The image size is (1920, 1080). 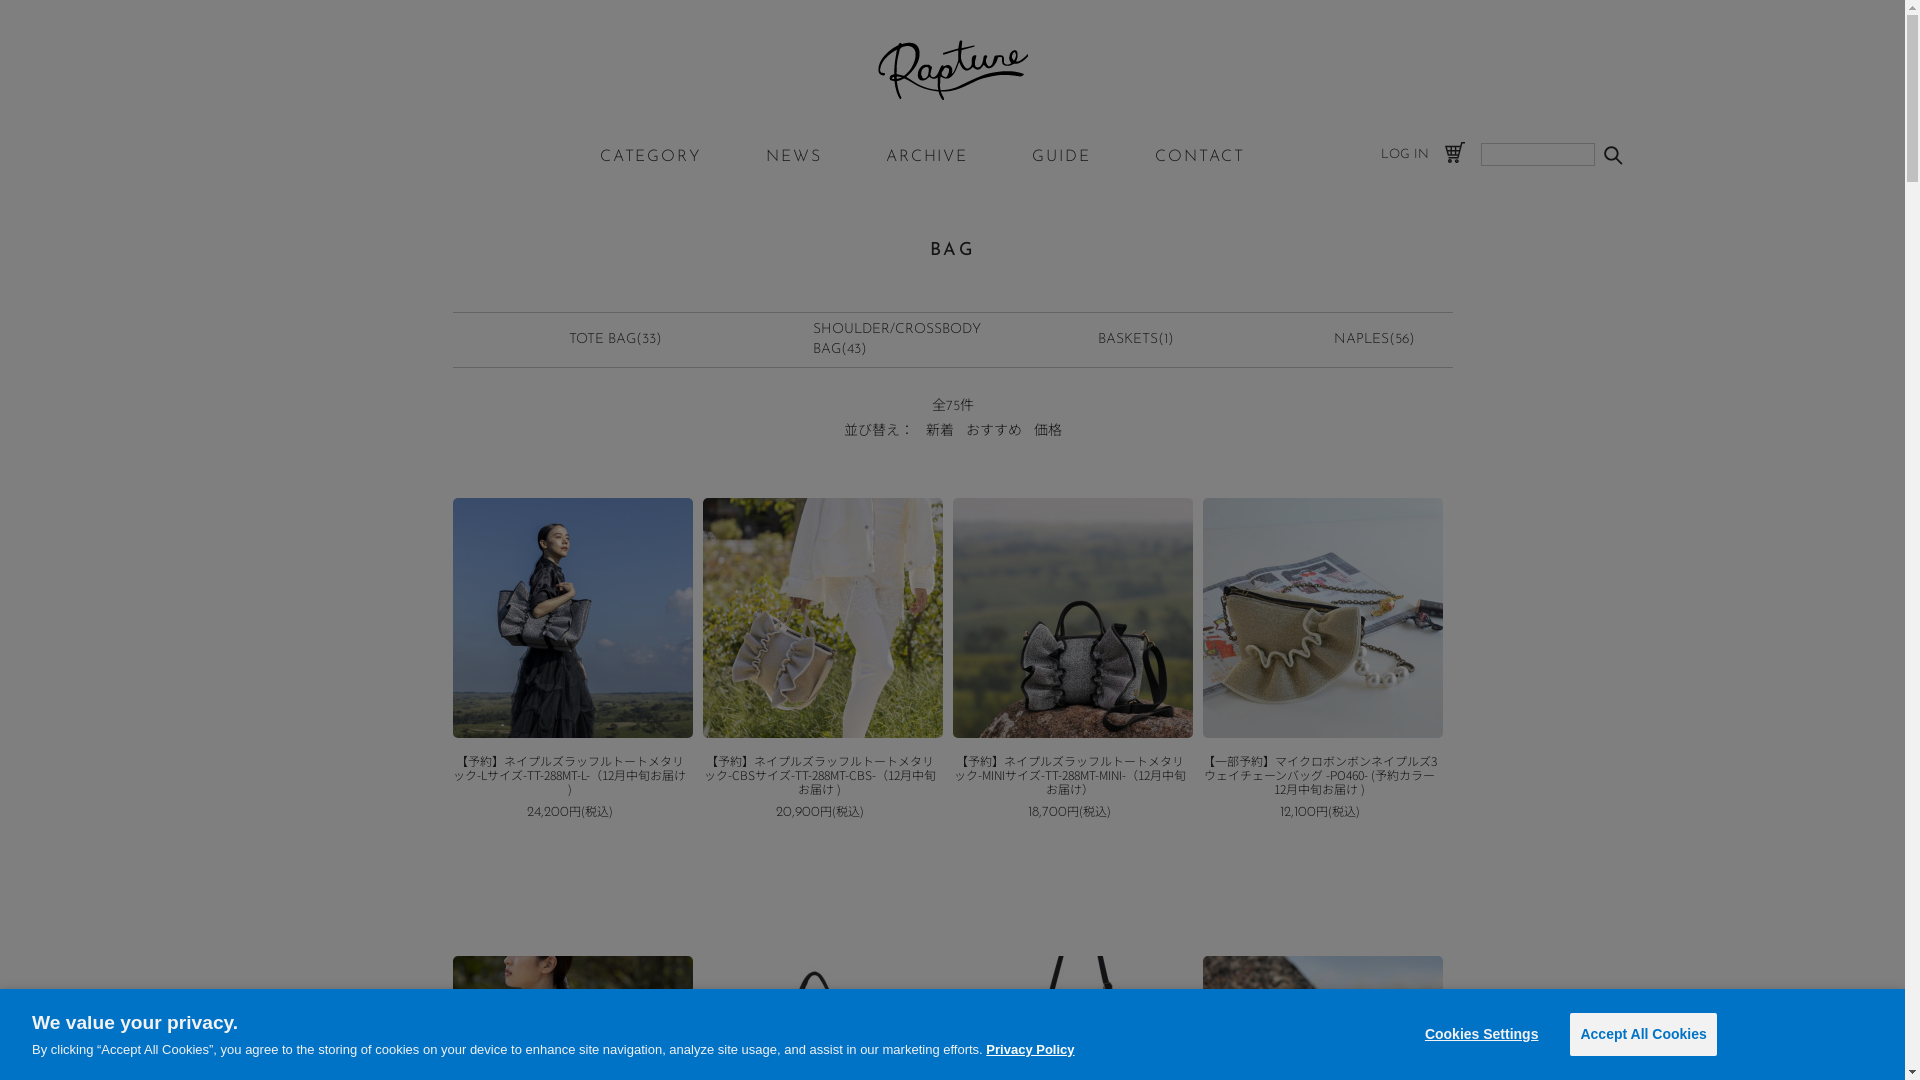 What do you see at coordinates (651, 156) in the screenshot?
I see `'CATEGORY'` at bounding box center [651, 156].